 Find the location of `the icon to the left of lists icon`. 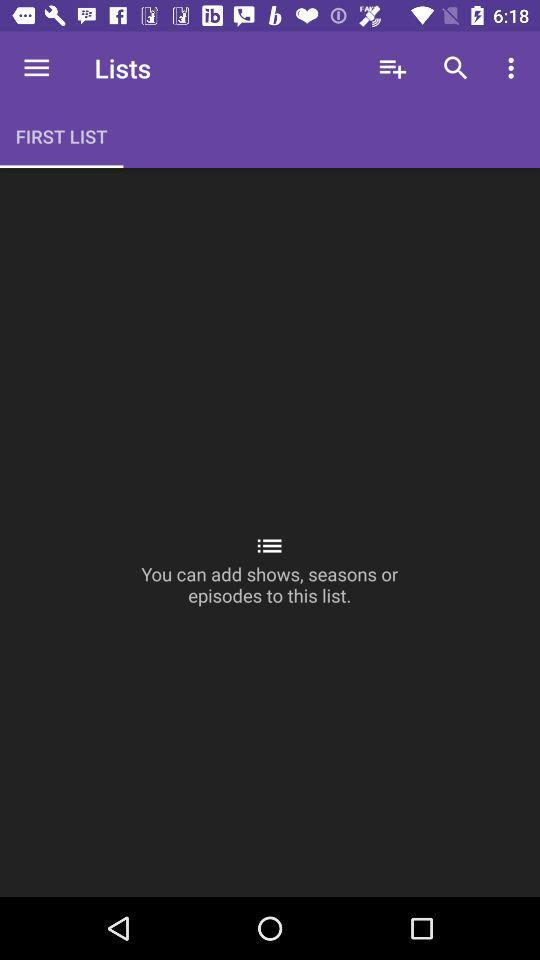

the icon to the left of lists icon is located at coordinates (36, 68).